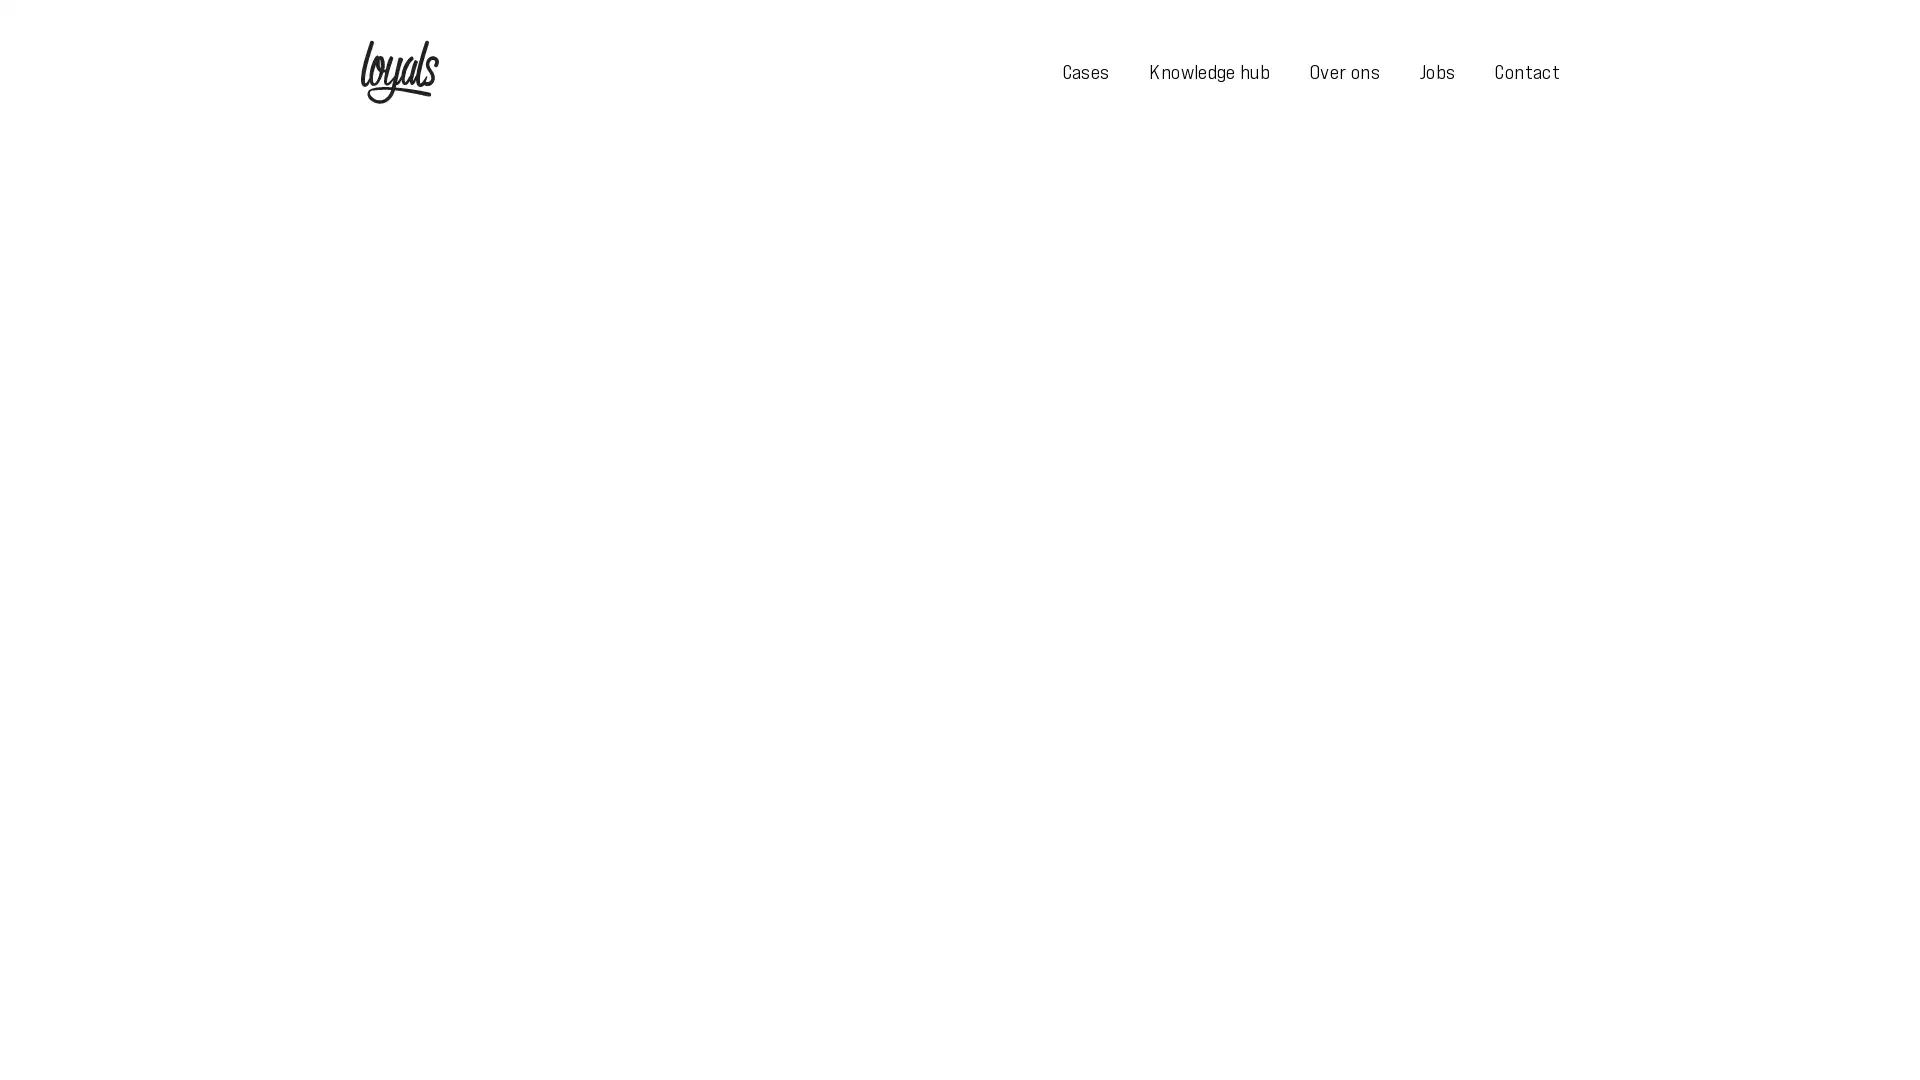 The image size is (1920, 1080). What do you see at coordinates (231, 1006) in the screenshot?
I see `Toestaan` at bounding box center [231, 1006].